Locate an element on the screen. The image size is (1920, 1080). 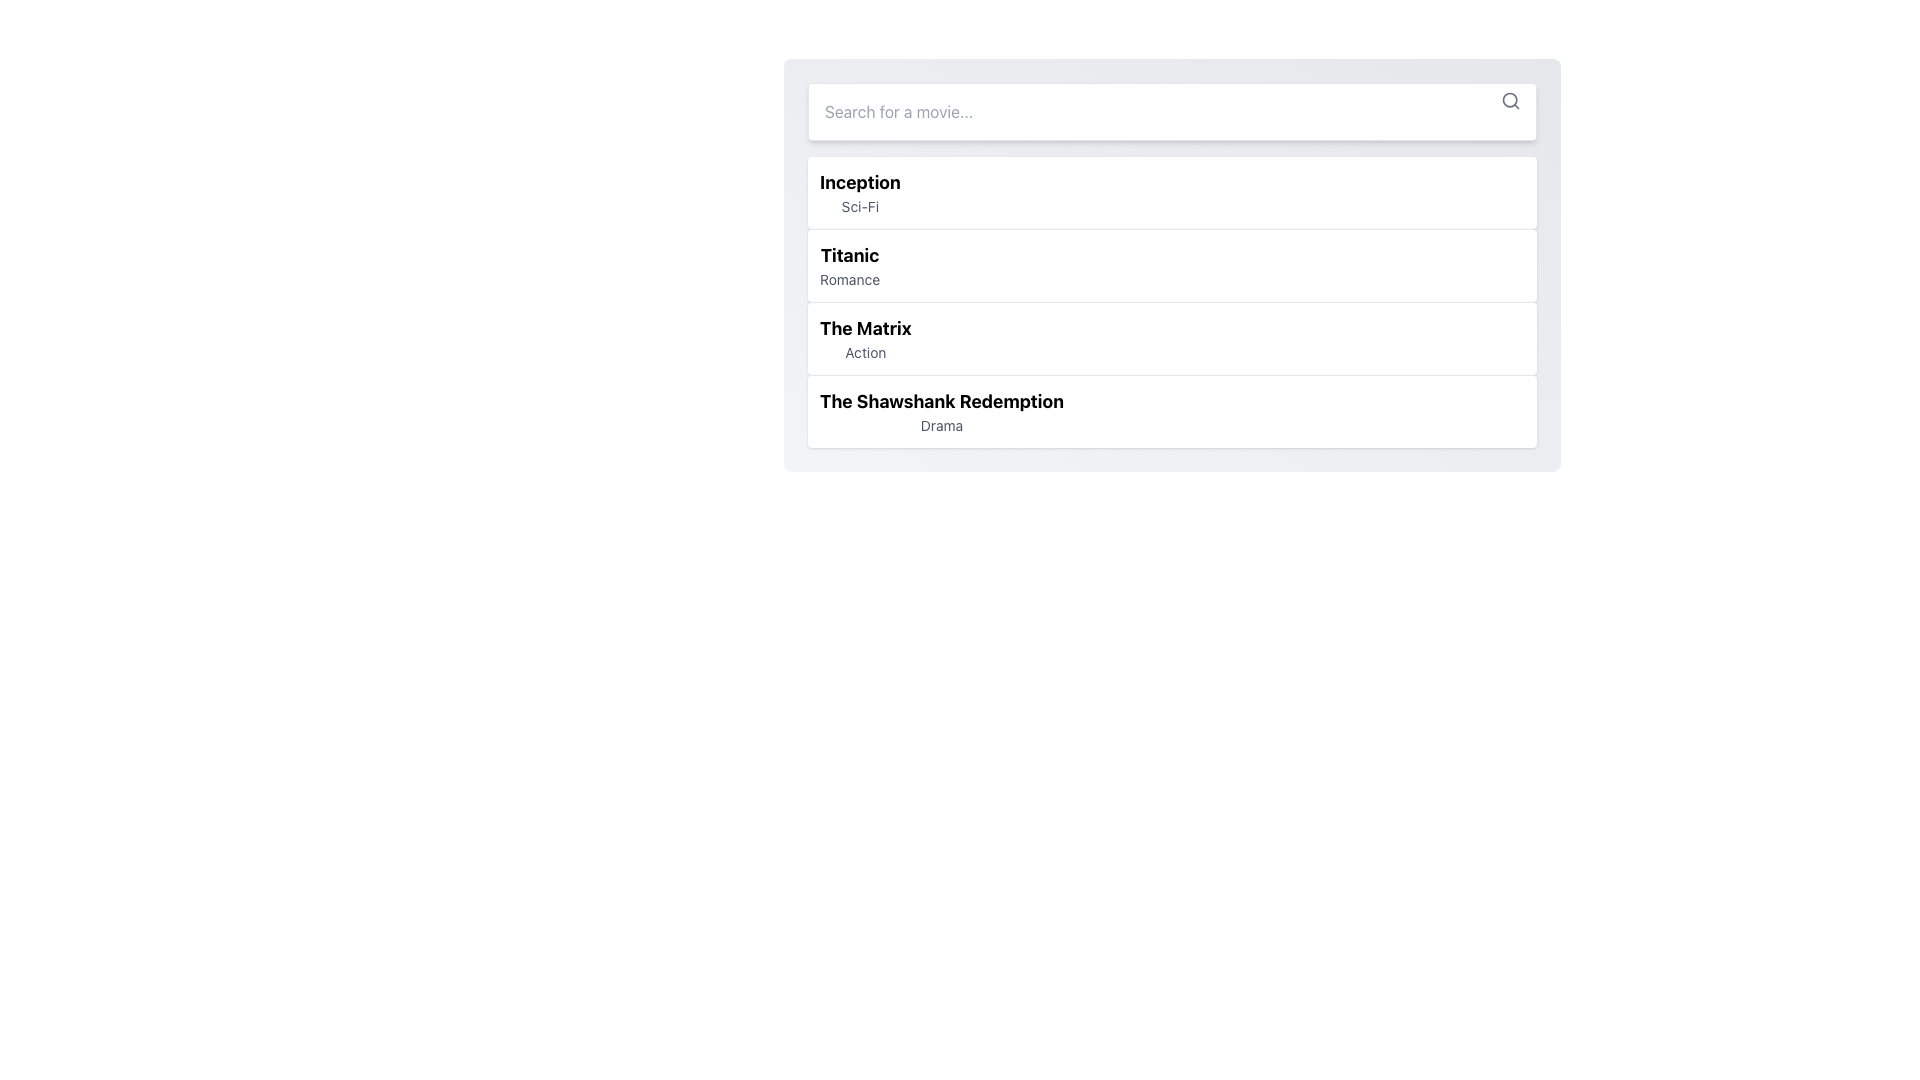
the static text label displaying the genre 'Romance', which is located directly below the title 'Titanic' in the movie list interface is located at coordinates (849, 280).